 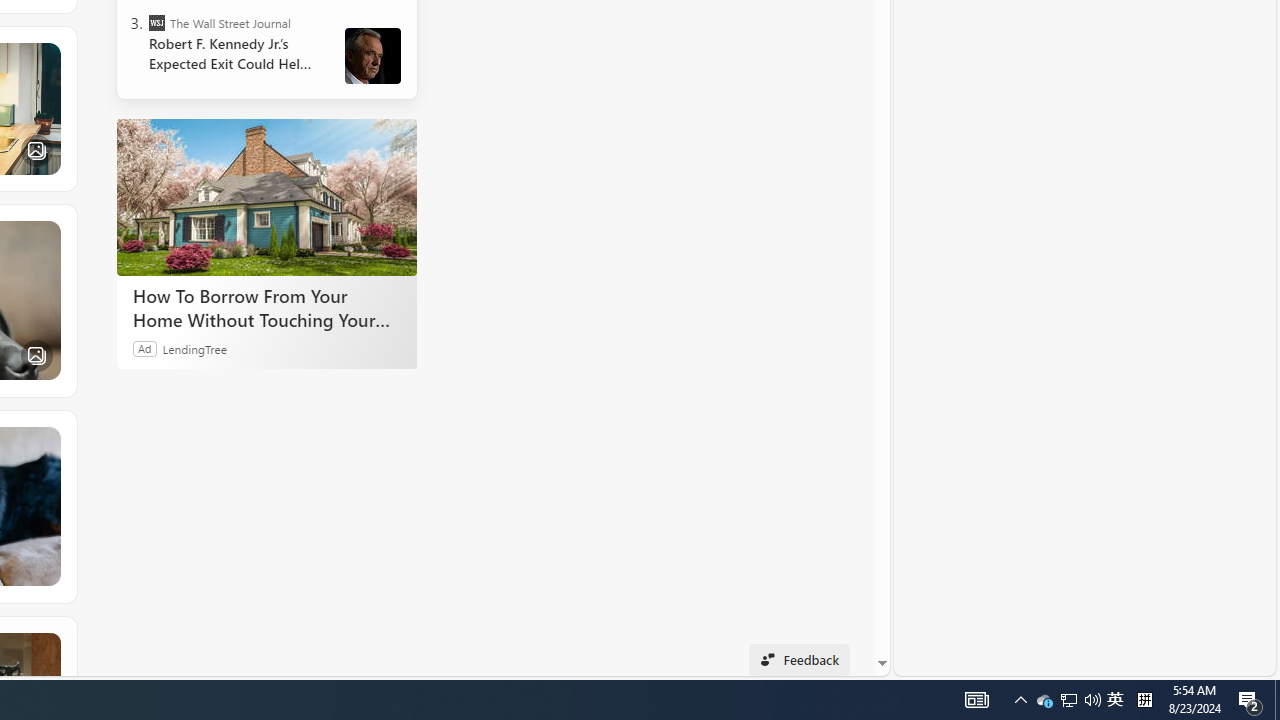 I want to click on 'Ad', so click(x=144, y=347).